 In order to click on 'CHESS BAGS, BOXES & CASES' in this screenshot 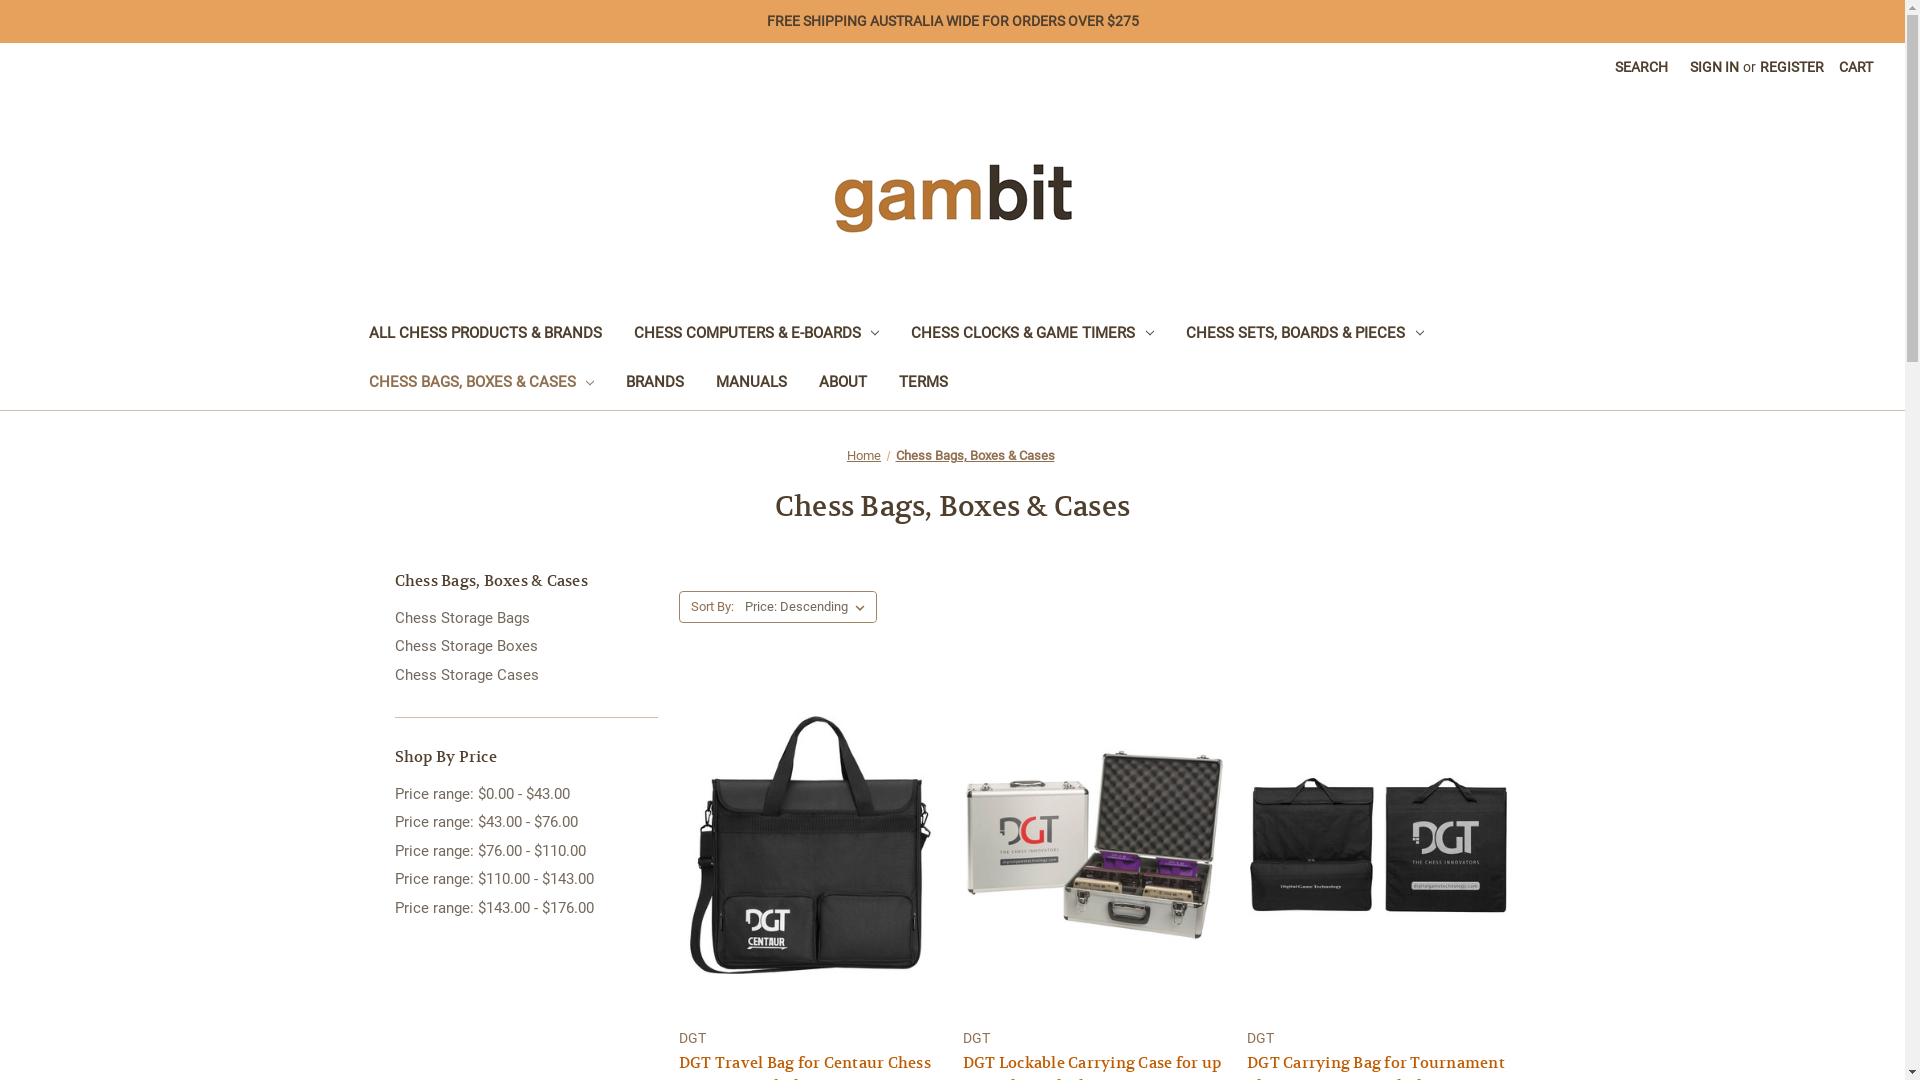, I will do `click(480, 384)`.